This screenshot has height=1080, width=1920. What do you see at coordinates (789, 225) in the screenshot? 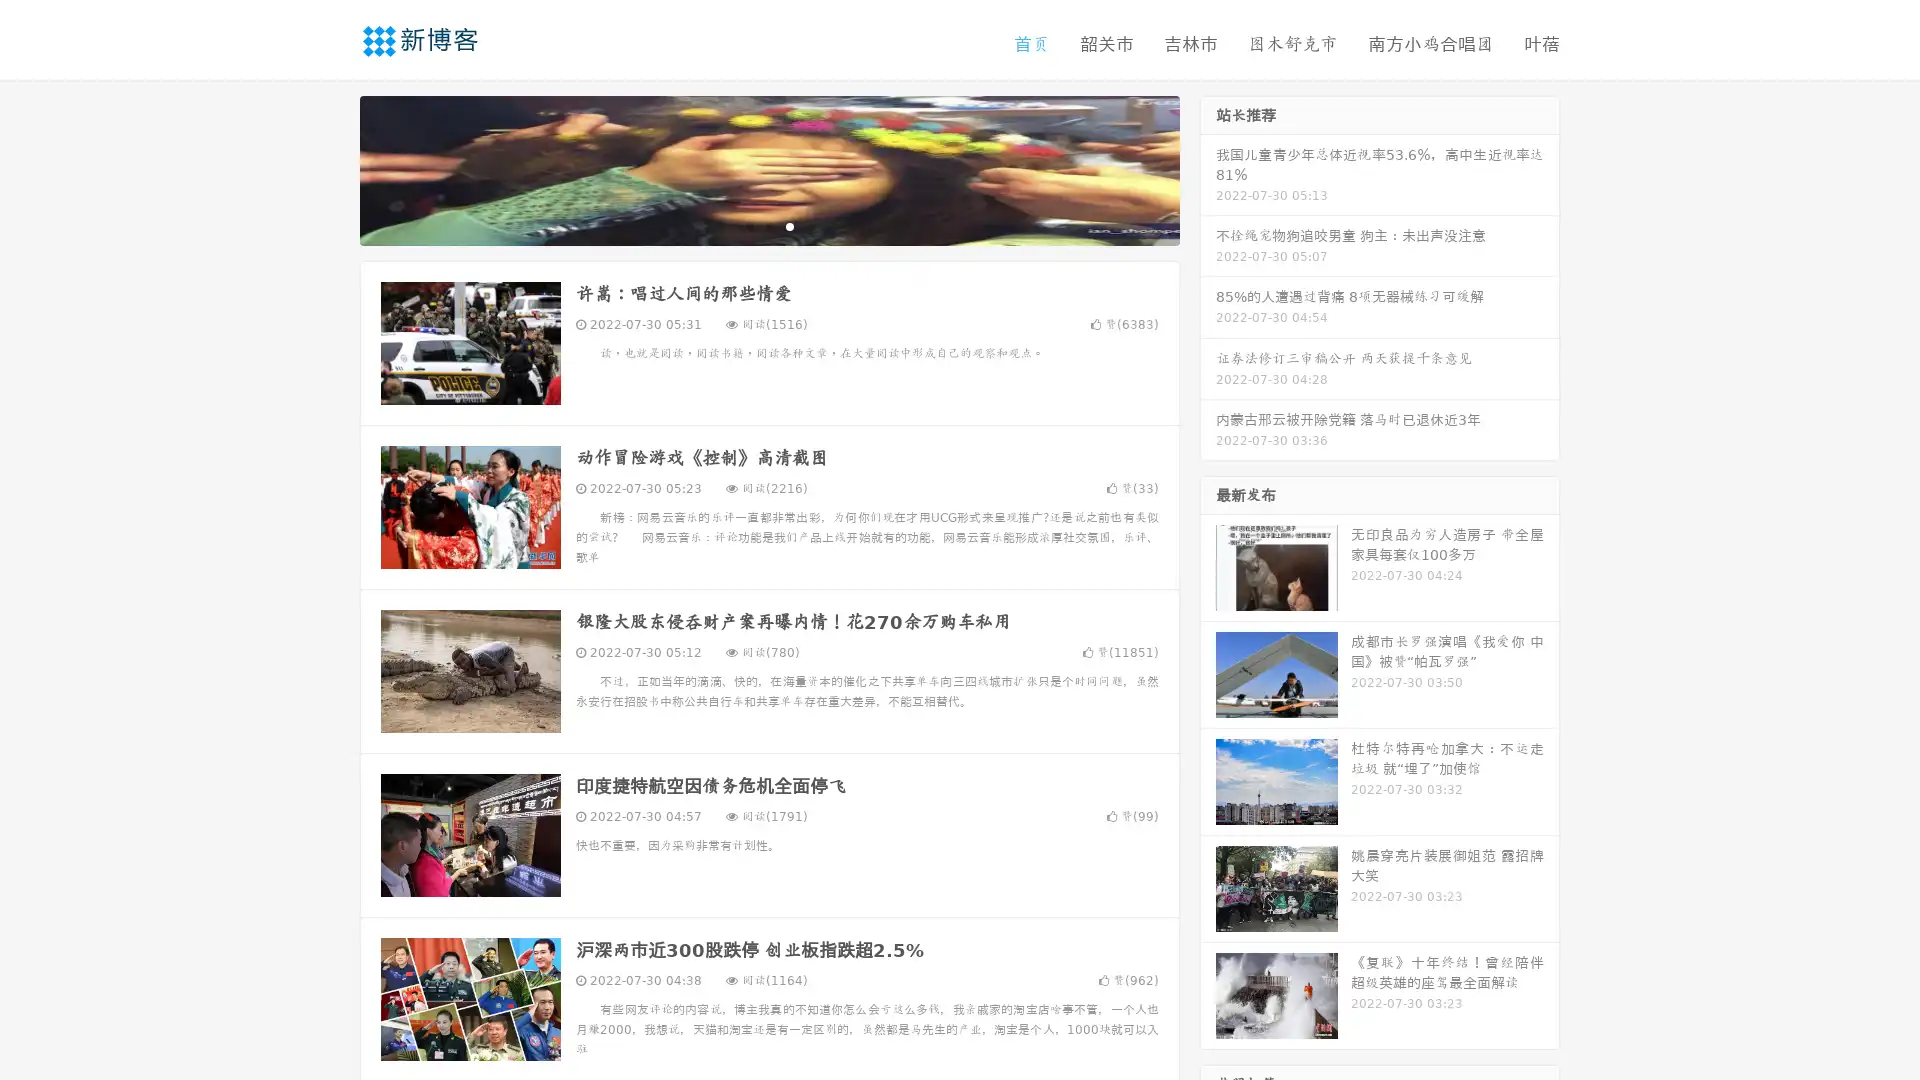
I see `Go to slide 3` at bounding box center [789, 225].